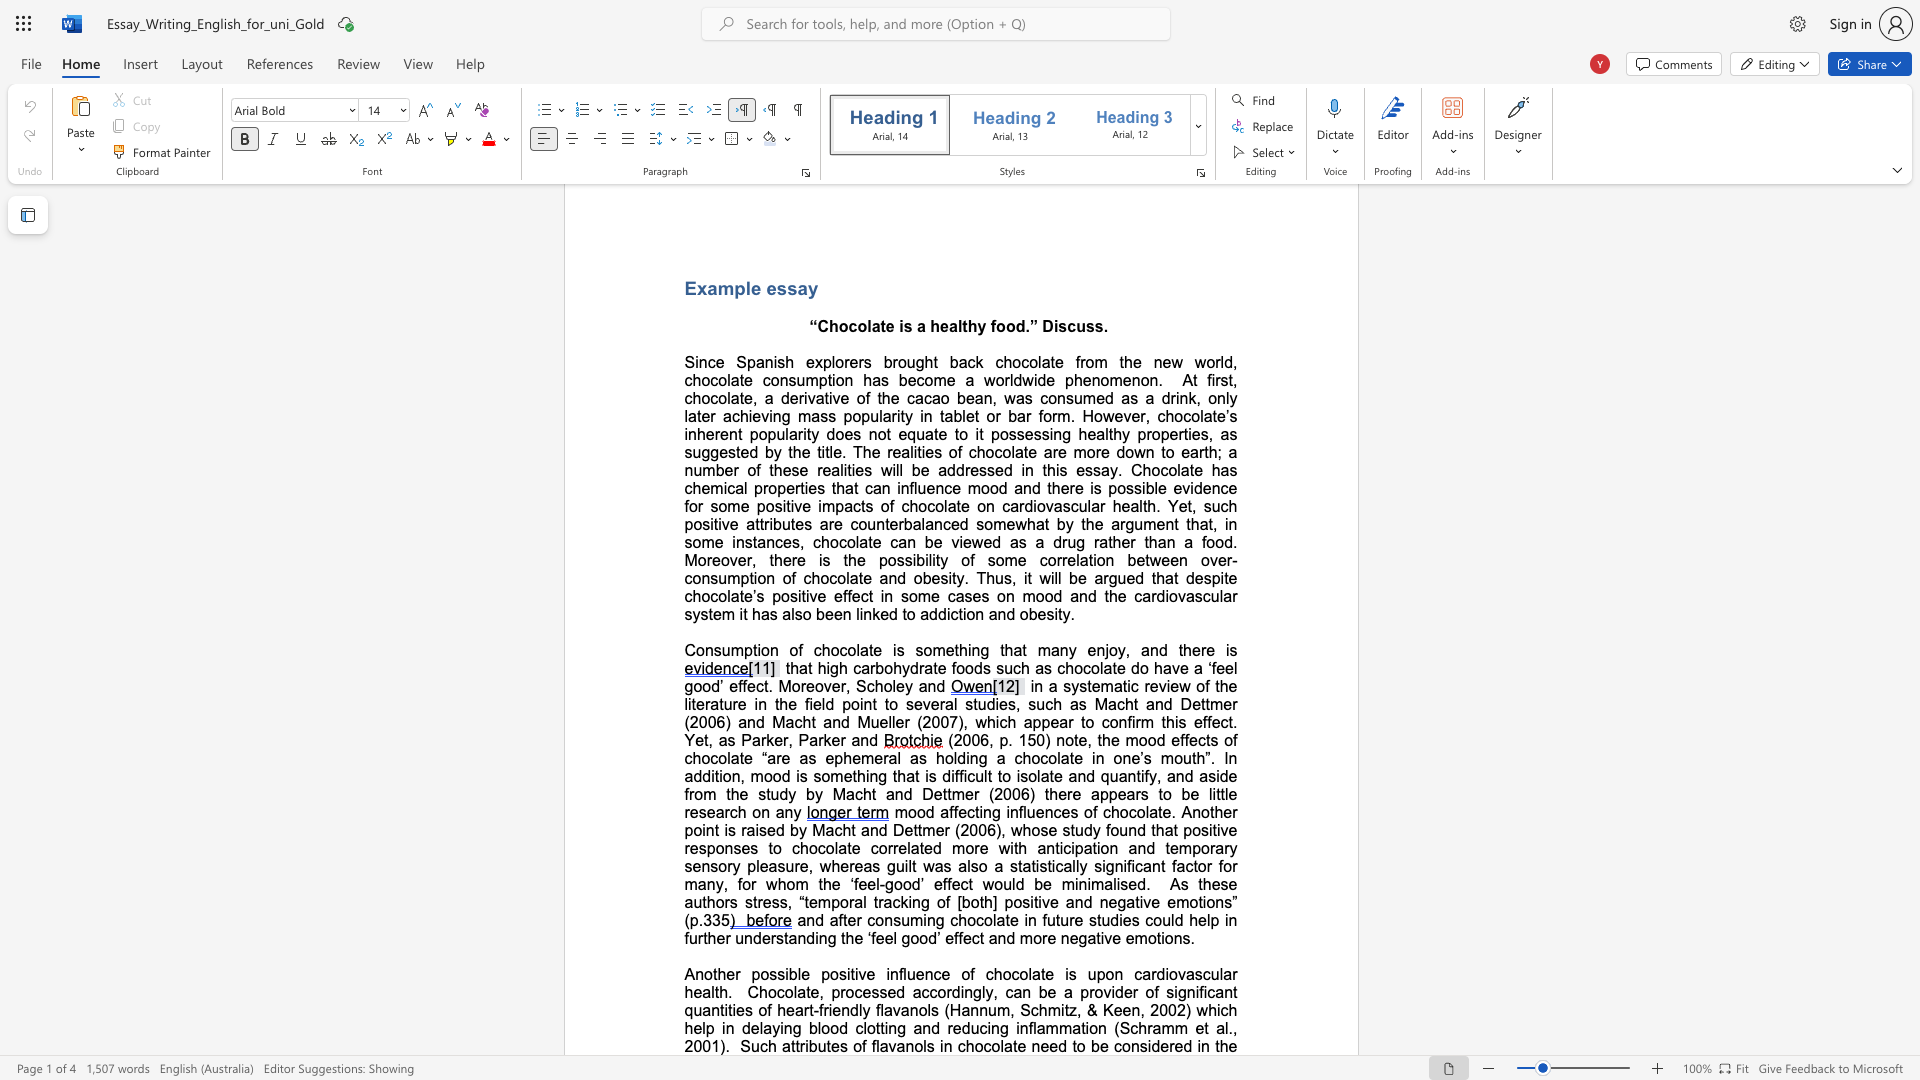 The width and height of the screenshot is (1920, 1080). What do you see at coordinates (886, 992) in the screenshot?
I see `the subset text "ed accordingly, can be a provider of significant quantities of heart-friendly flavanols (Hannu" within the text "Chocolate, processed accordingly, can be a provider of significant quantities of heart-friendly flavanols (Hannum, Schmitz, & Keen, 2002) which help in delaying blood clotting and reducing inflammation (Schramm et al., 2001)"` at bounding box center [886, 992].